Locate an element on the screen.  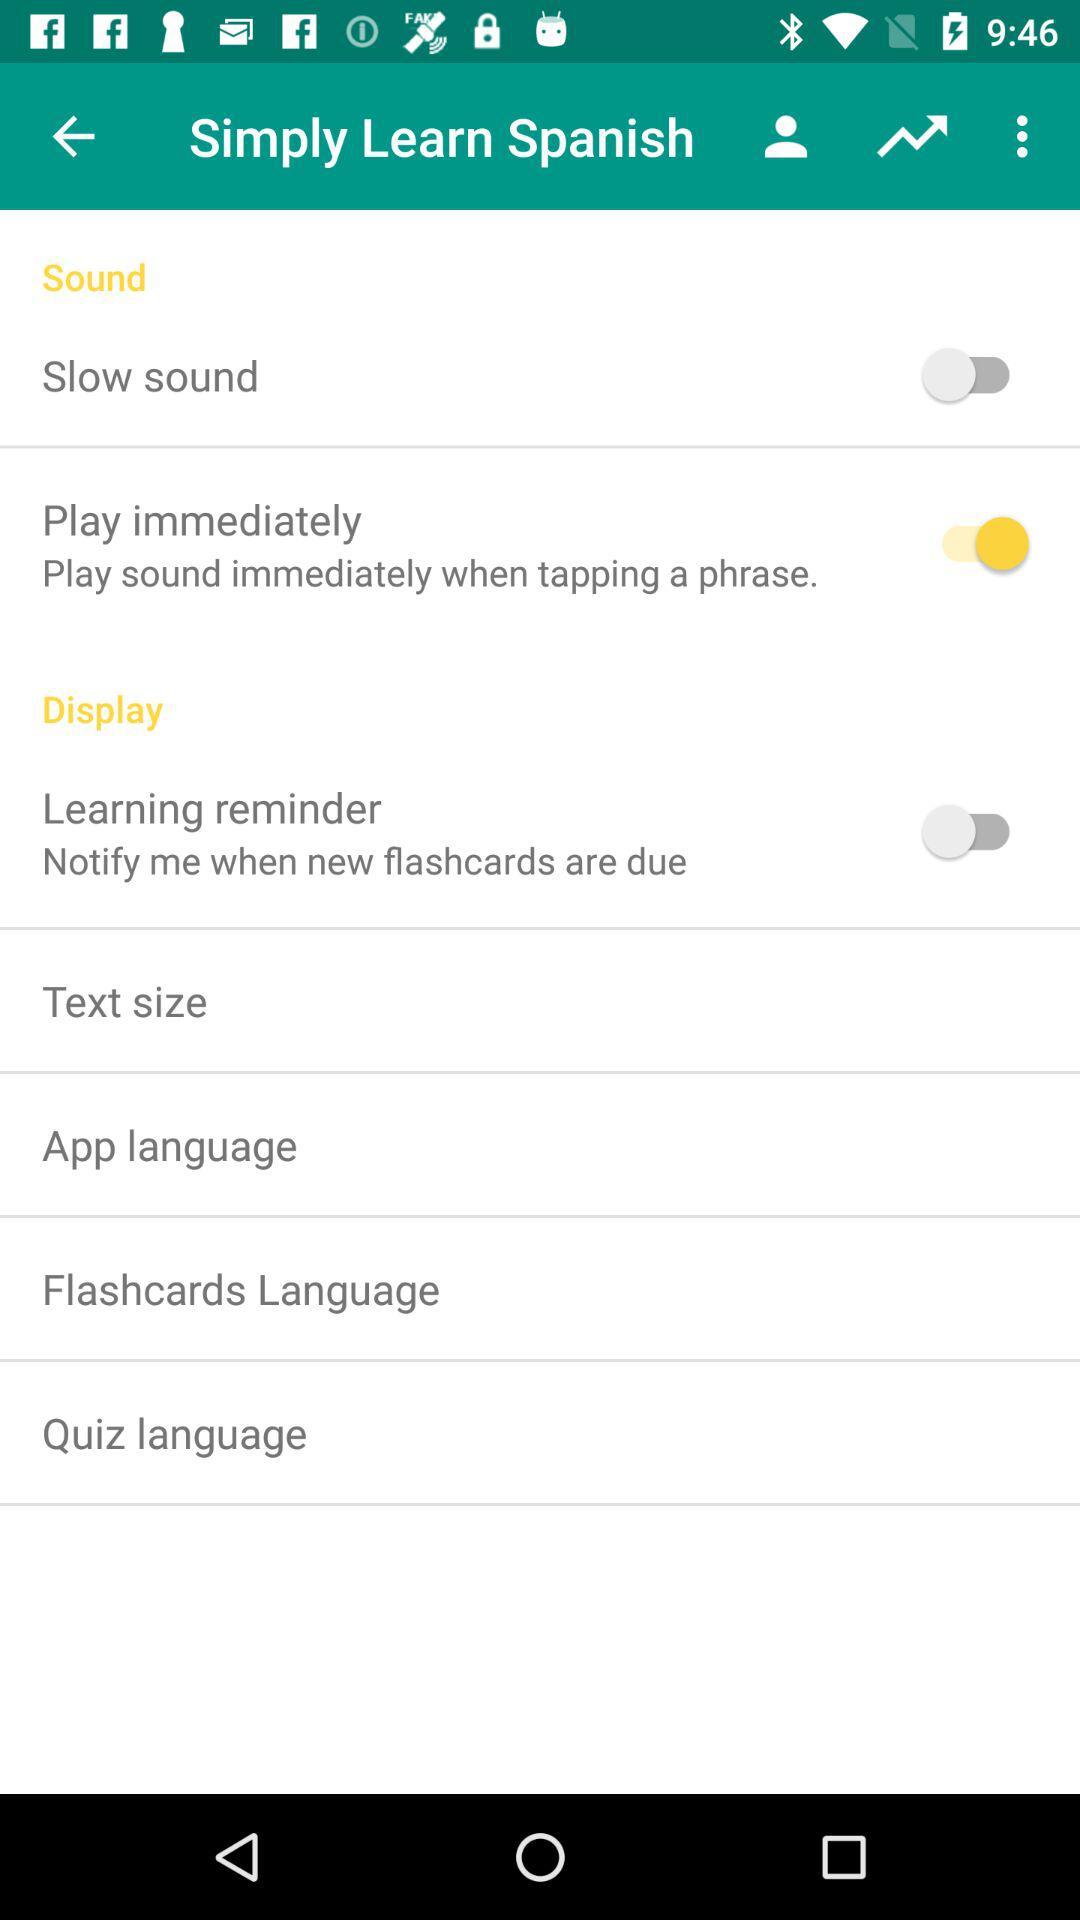
item above the sound icon is located at coordinates (1027, 135).